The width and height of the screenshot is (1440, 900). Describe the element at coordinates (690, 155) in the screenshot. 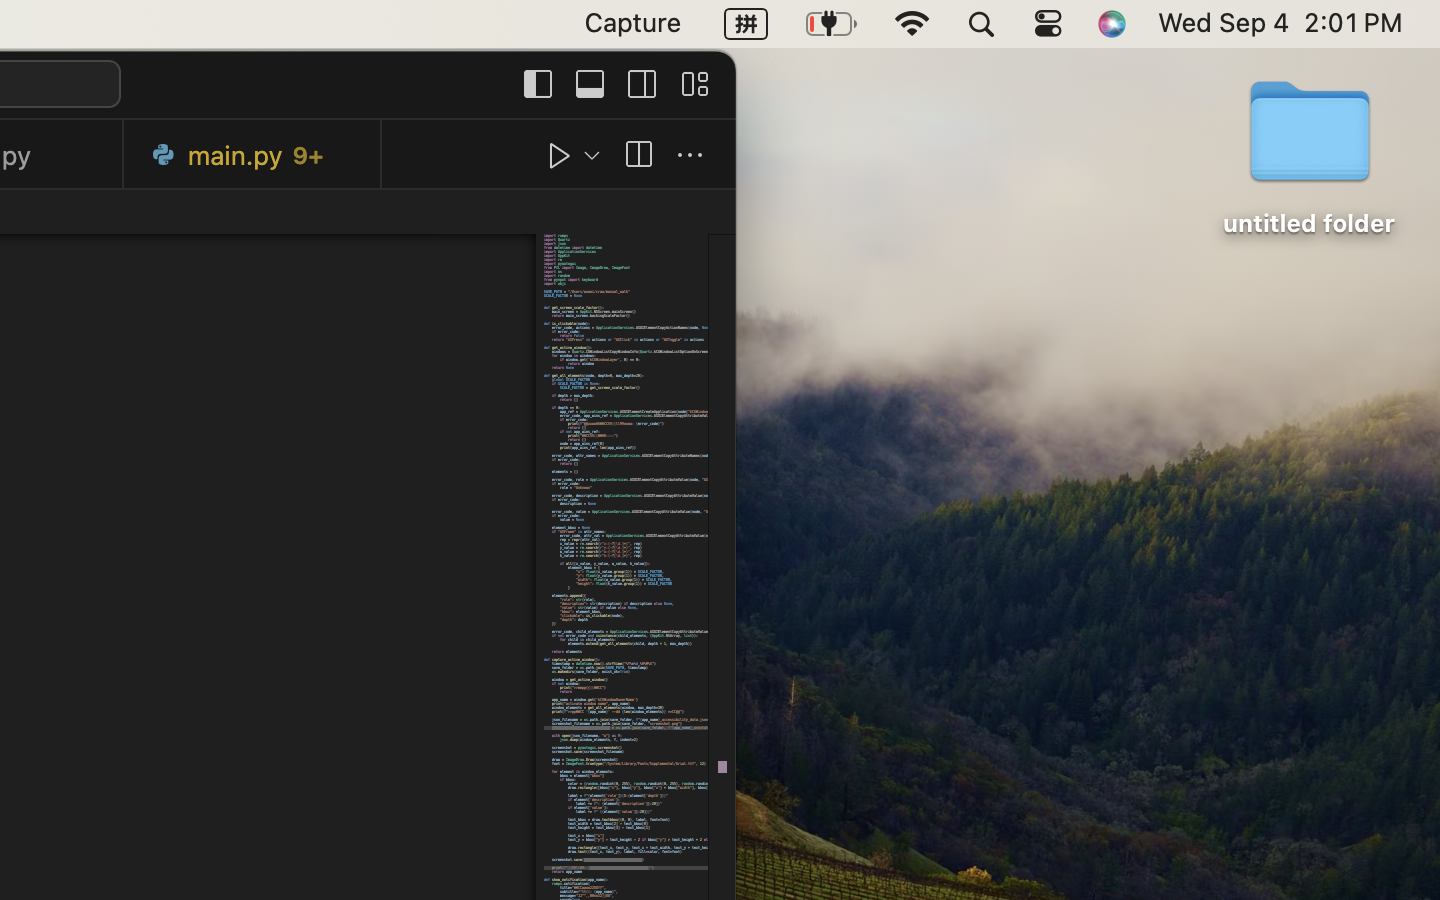

I see `''` at that location.